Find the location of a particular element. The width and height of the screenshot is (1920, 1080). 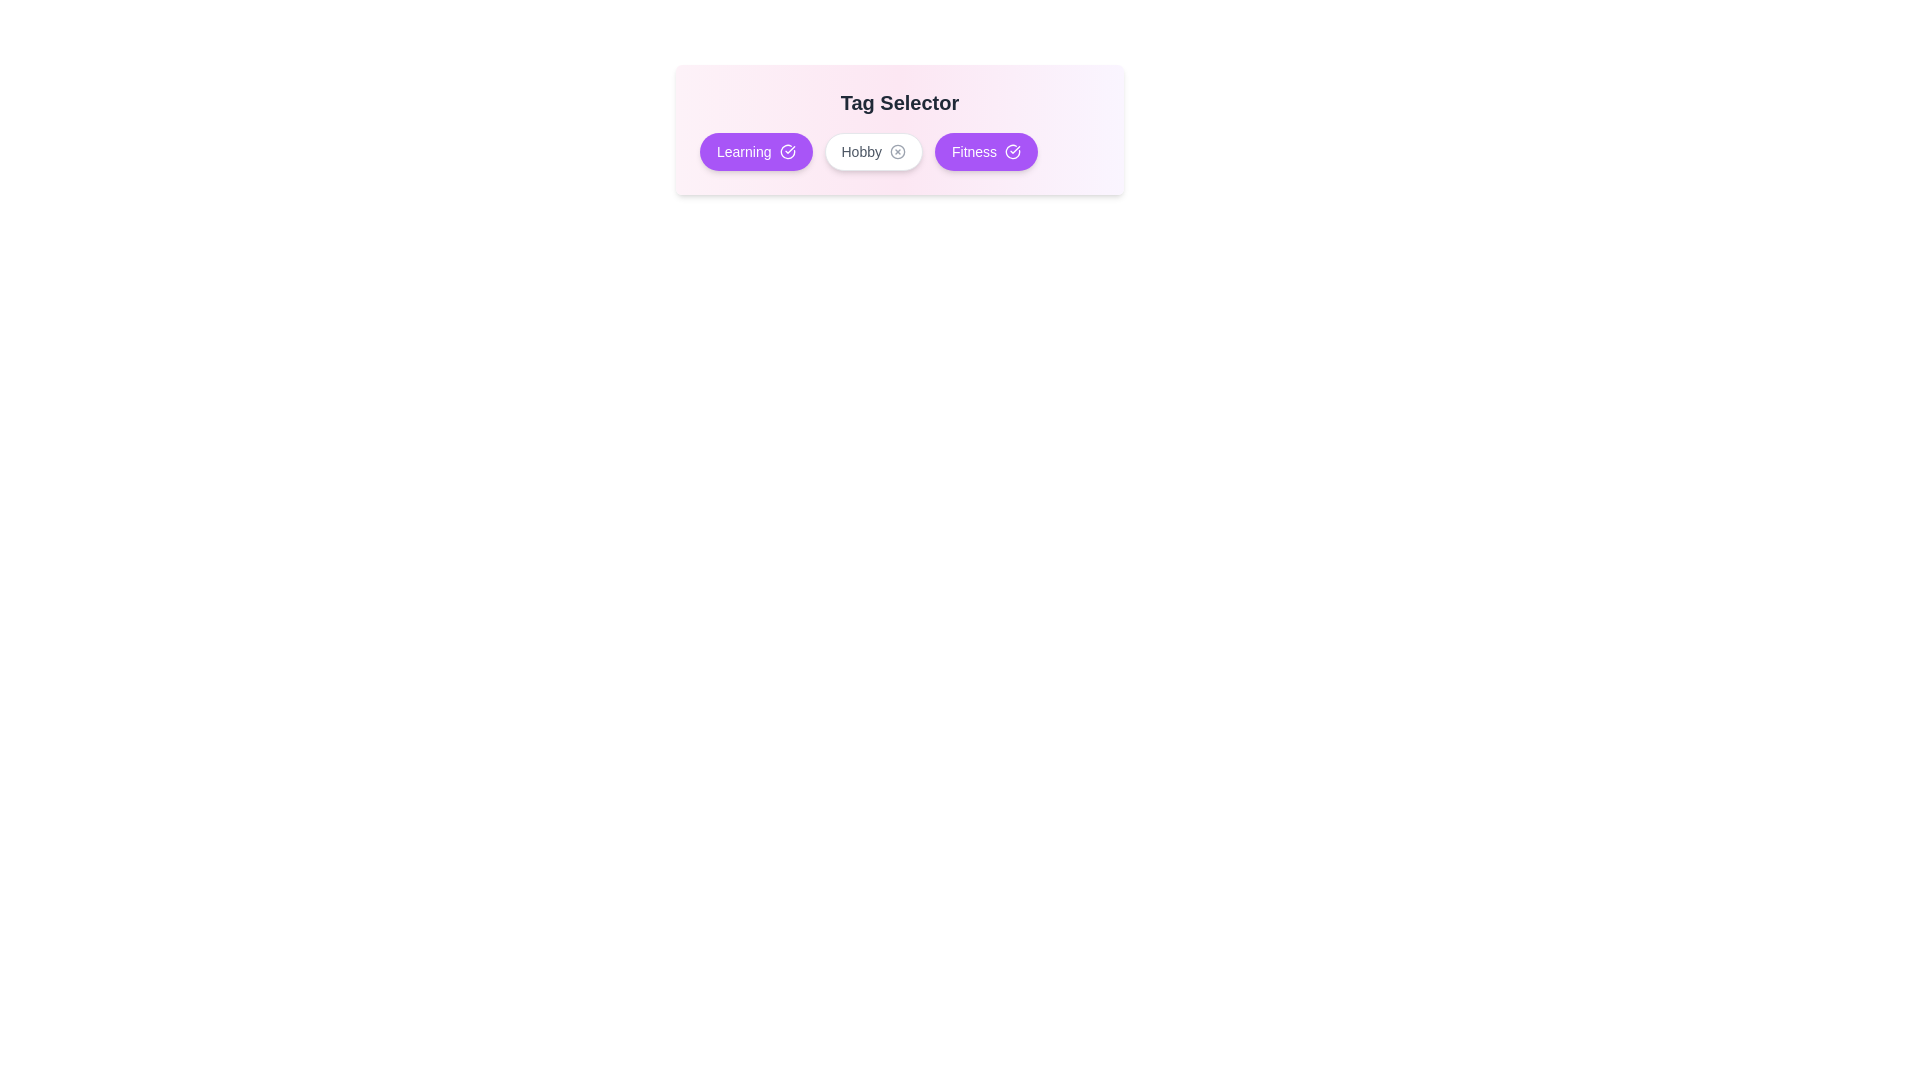

the tag Learning is located at coordinates (755, 150).